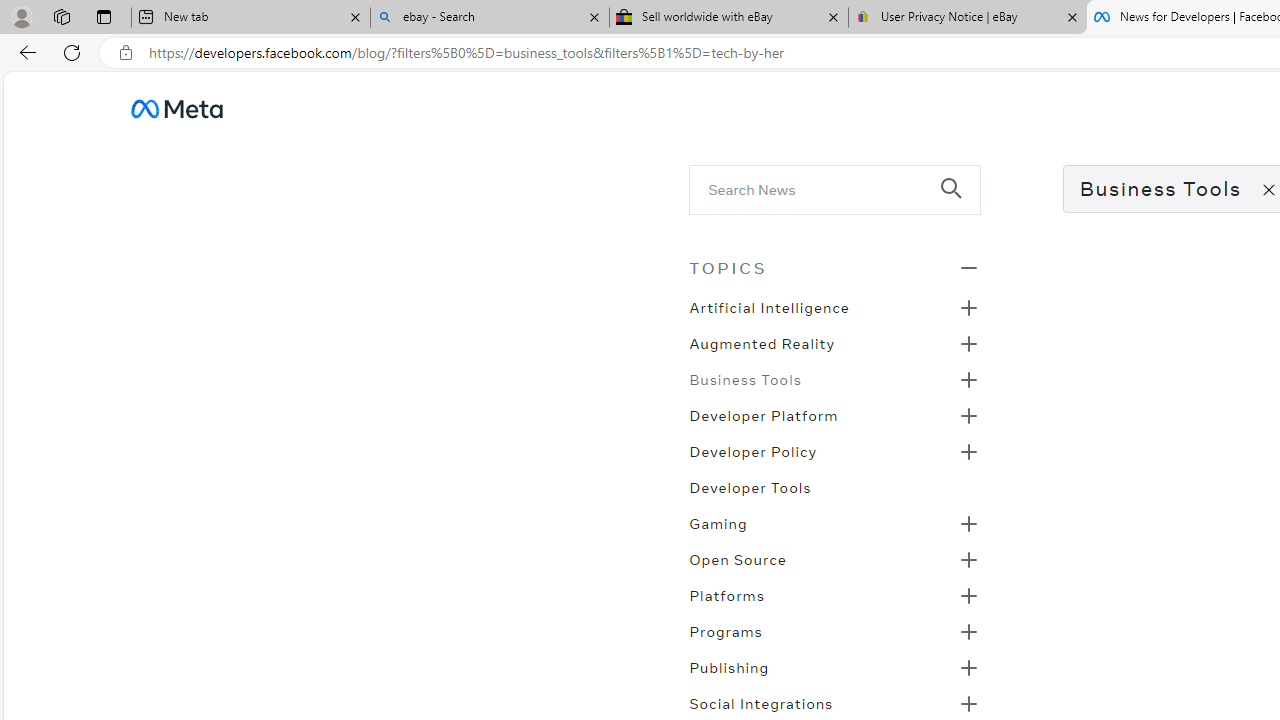 The image size is (1280, 720). Describe the element at coordinates (768, 306) in the screenshot. I see `'Artificial Intelligence'` at that location.